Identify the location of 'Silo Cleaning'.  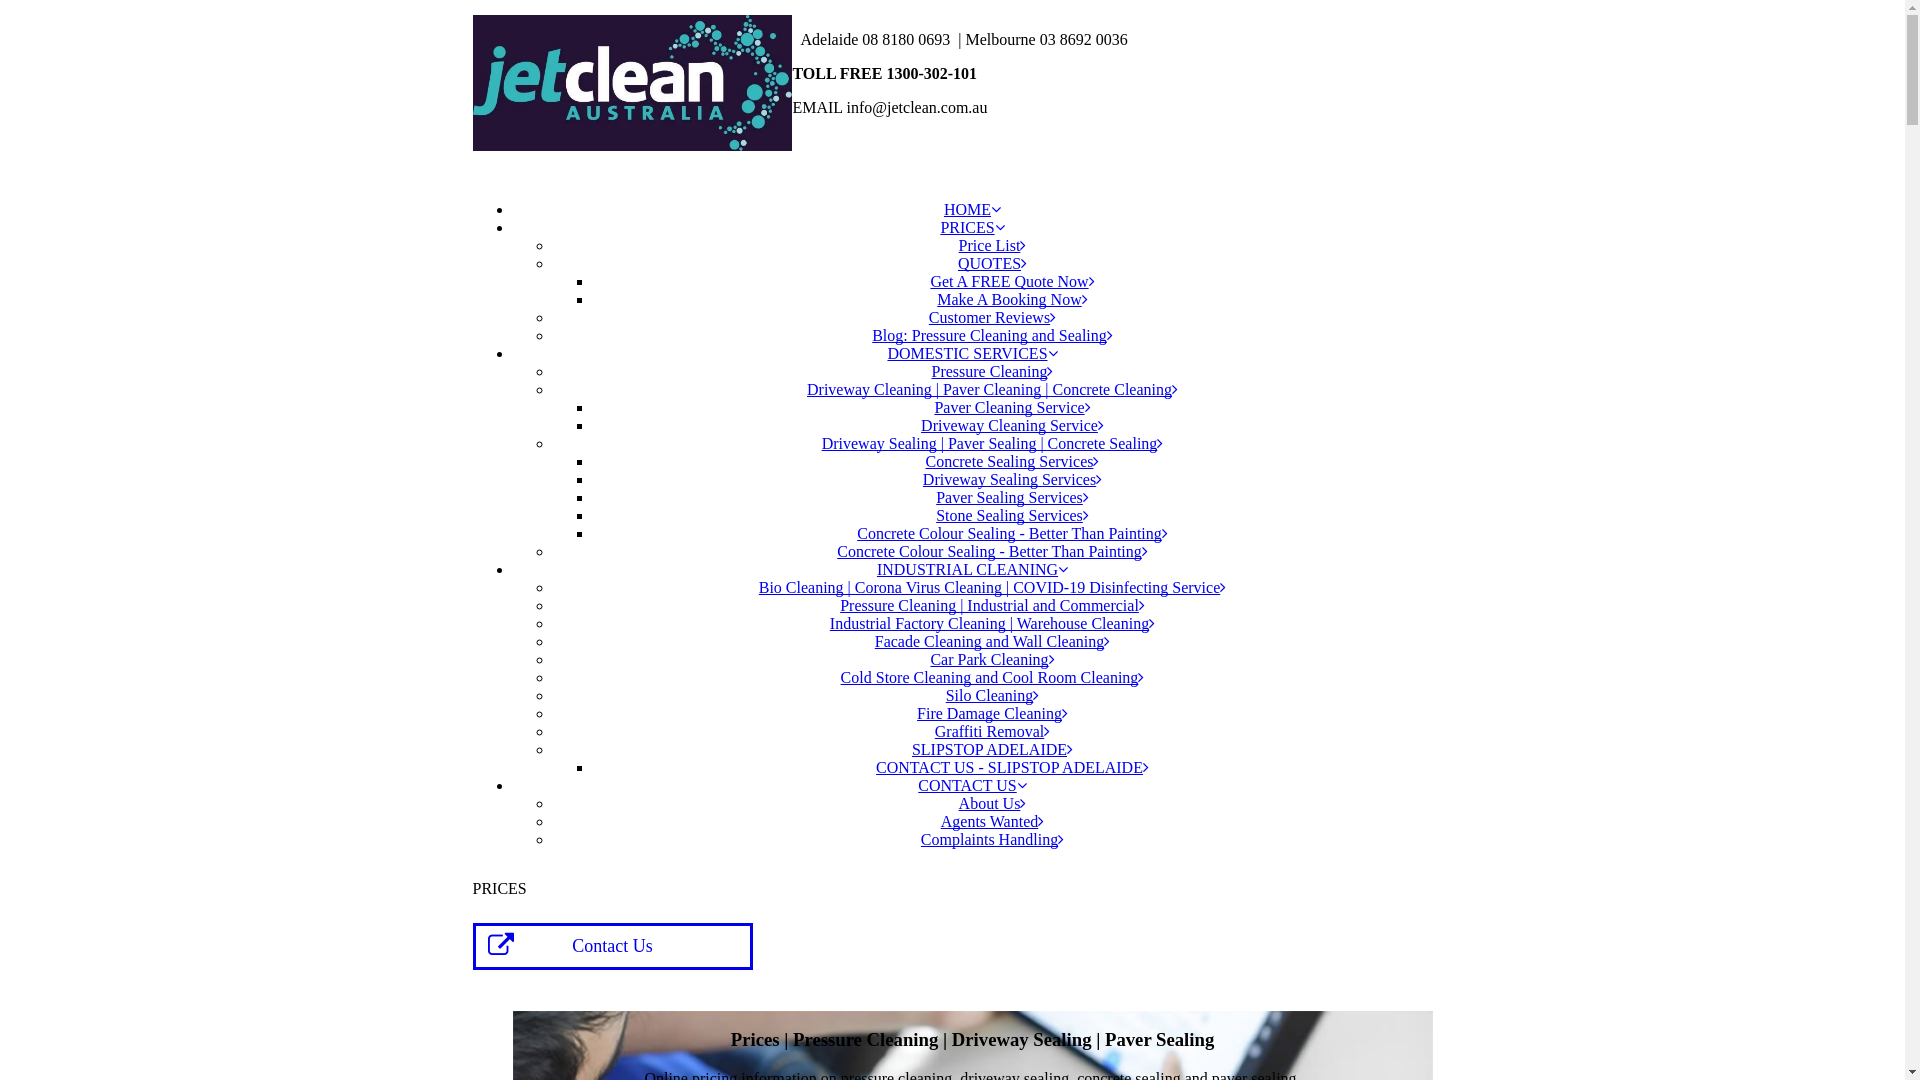
(944, 694).